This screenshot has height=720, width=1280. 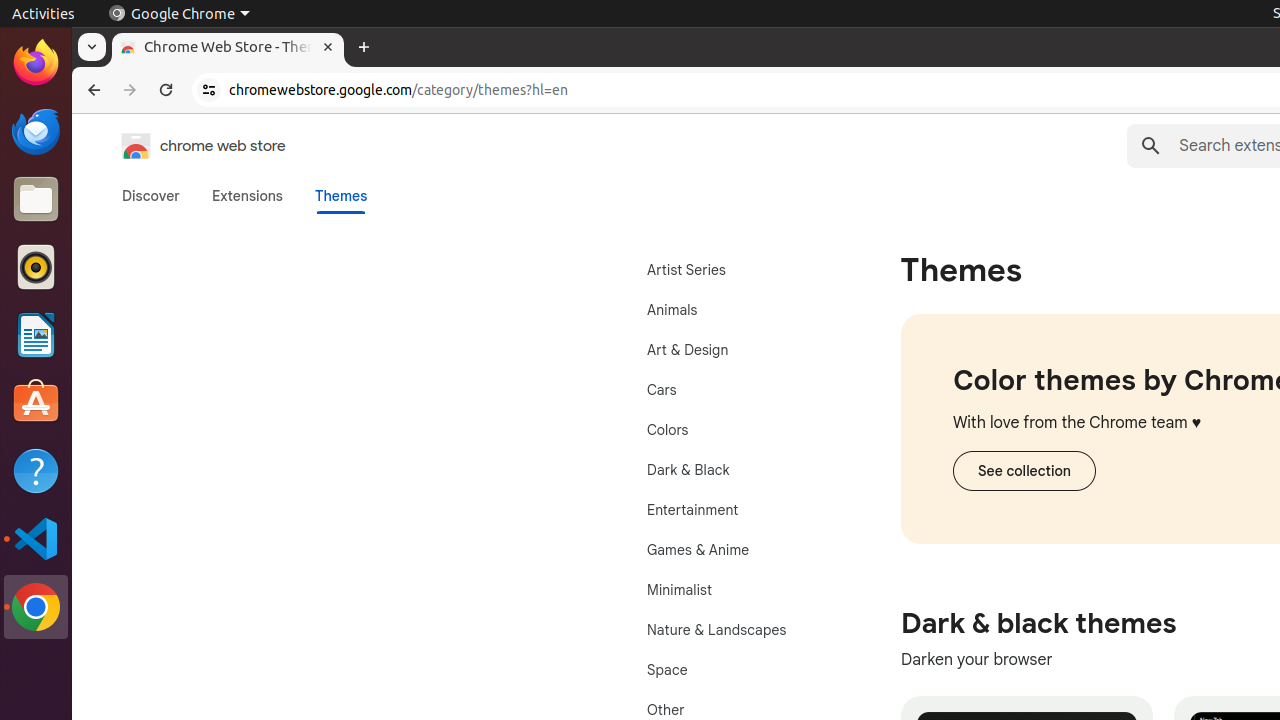 I want to click on 'Minimalist', so click(x=736, y=588).